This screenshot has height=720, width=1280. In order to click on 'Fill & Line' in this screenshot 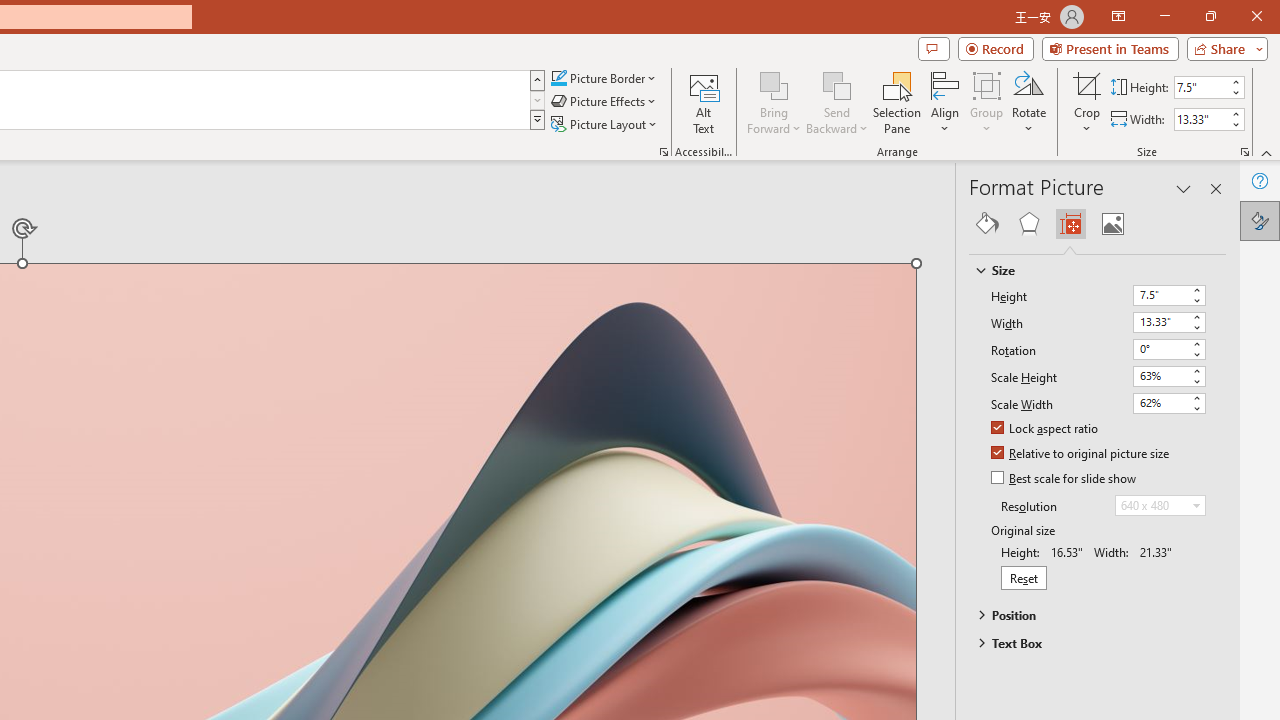, I will do `click(987, 223)`.